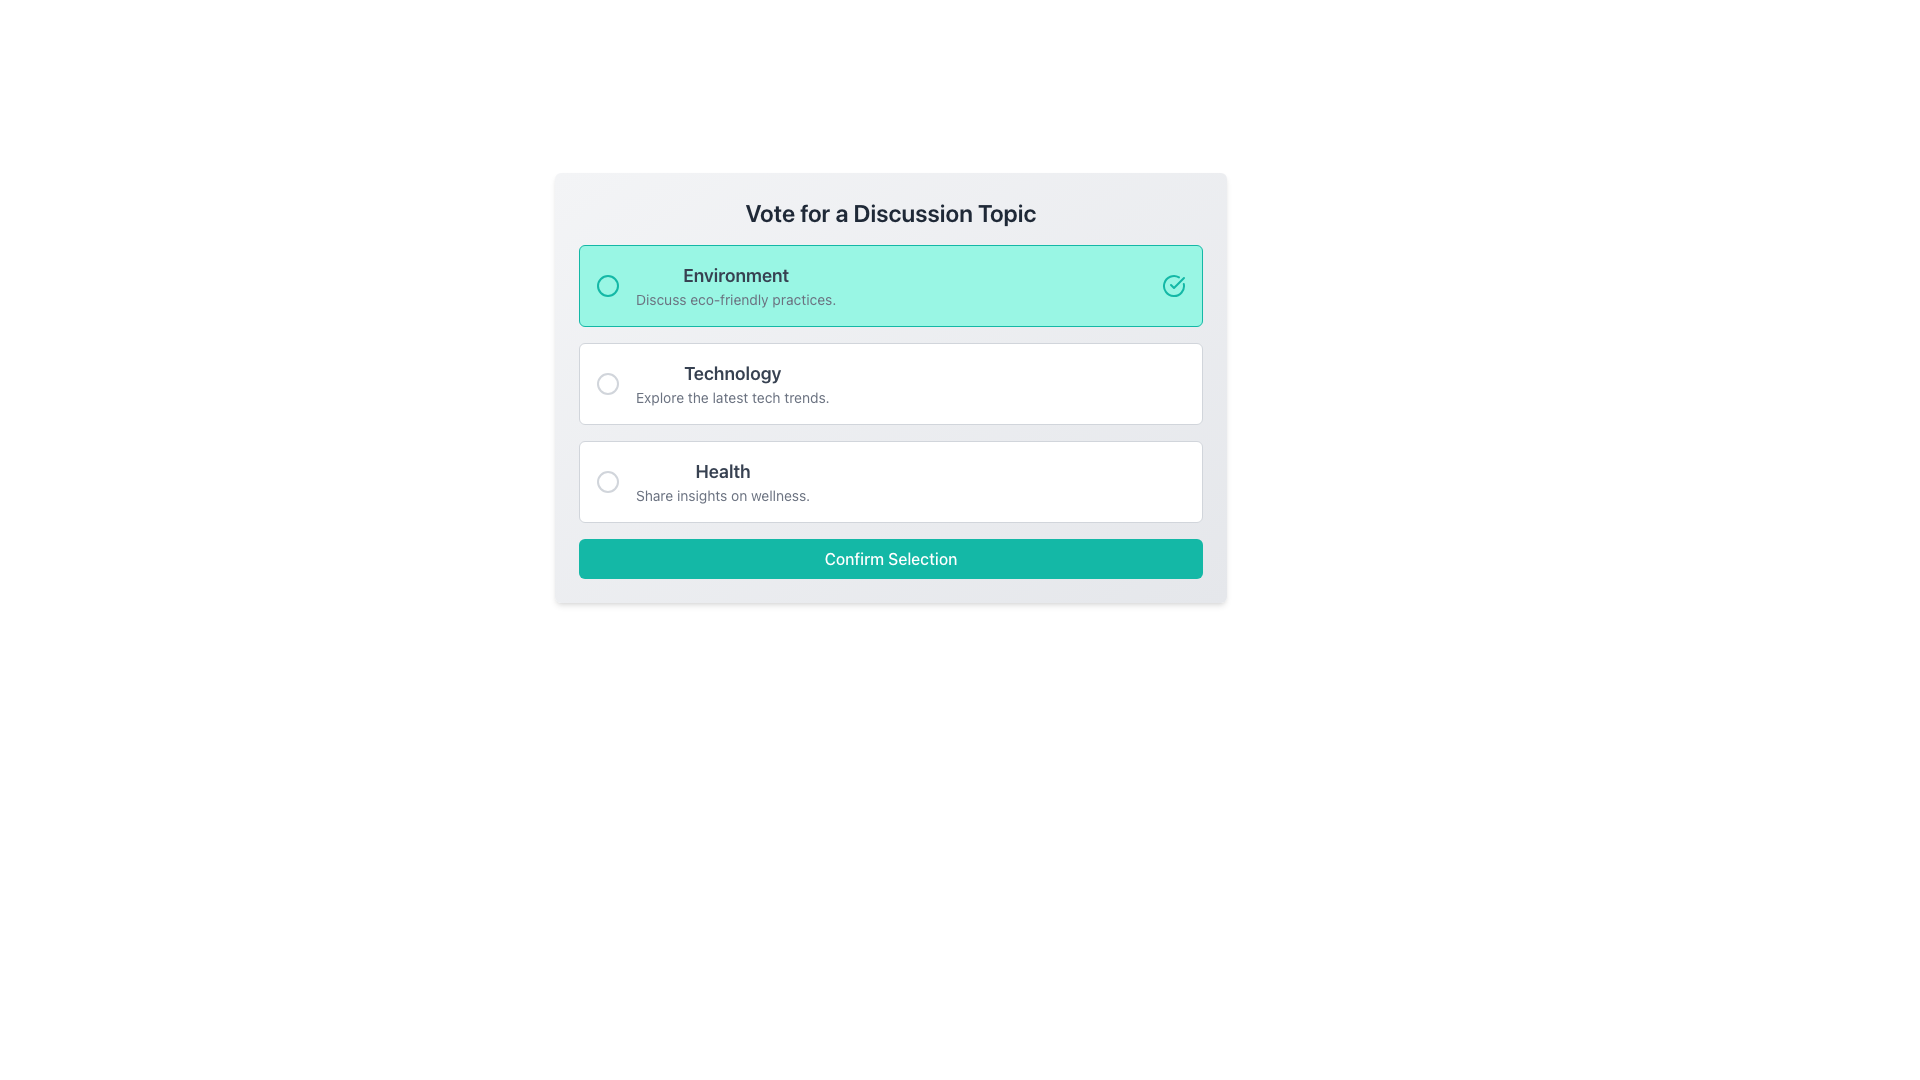 This screenshot has height=1080, width=1920. Describe the element at coordinates (731, 384) in the screenshot. I see `the text block titled 'Technology' within the selectable list item, which features a bold title and a lighter description, located in the second choice of the vertical voting options` at that location.